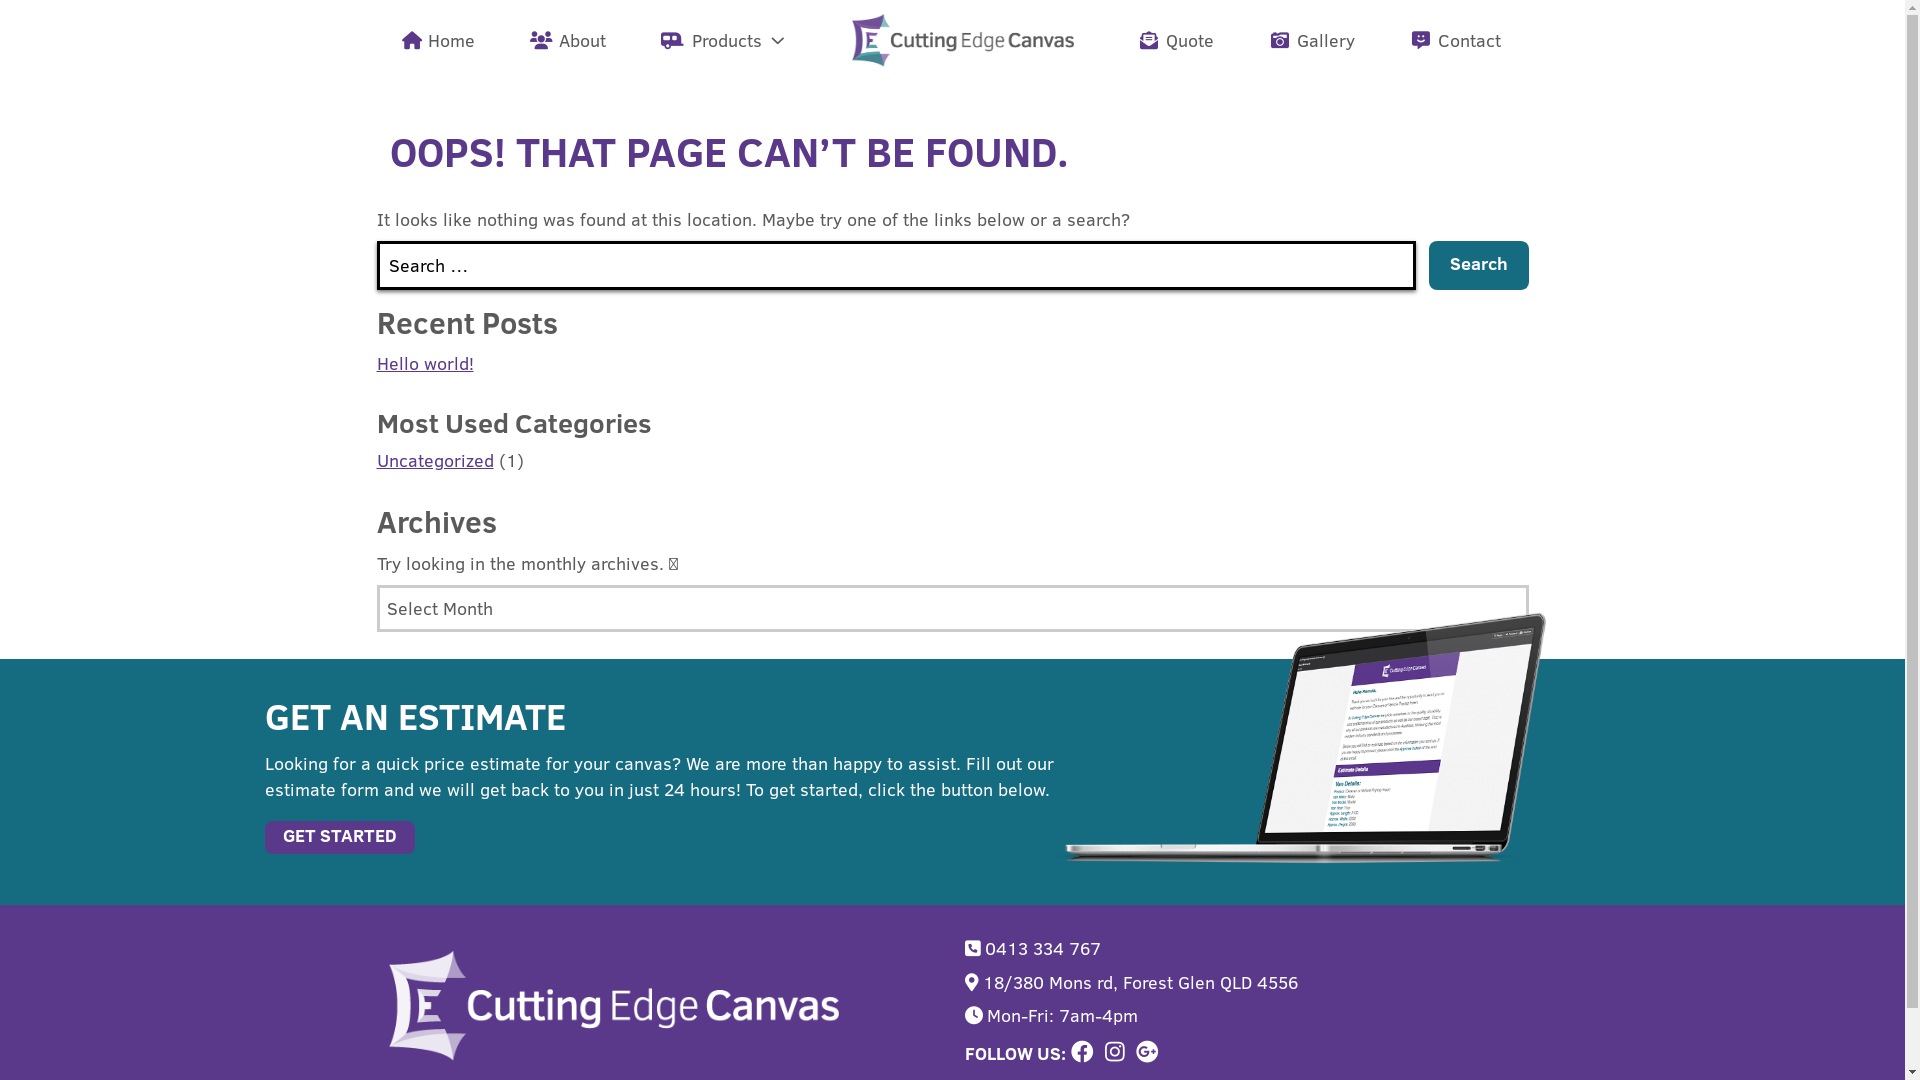 This screenshot has height=1080, width=1920. What do you see at coordinates (964, 947) in the screenshot?
I see `'0413 334 767'` at bounding box center [964, 947].